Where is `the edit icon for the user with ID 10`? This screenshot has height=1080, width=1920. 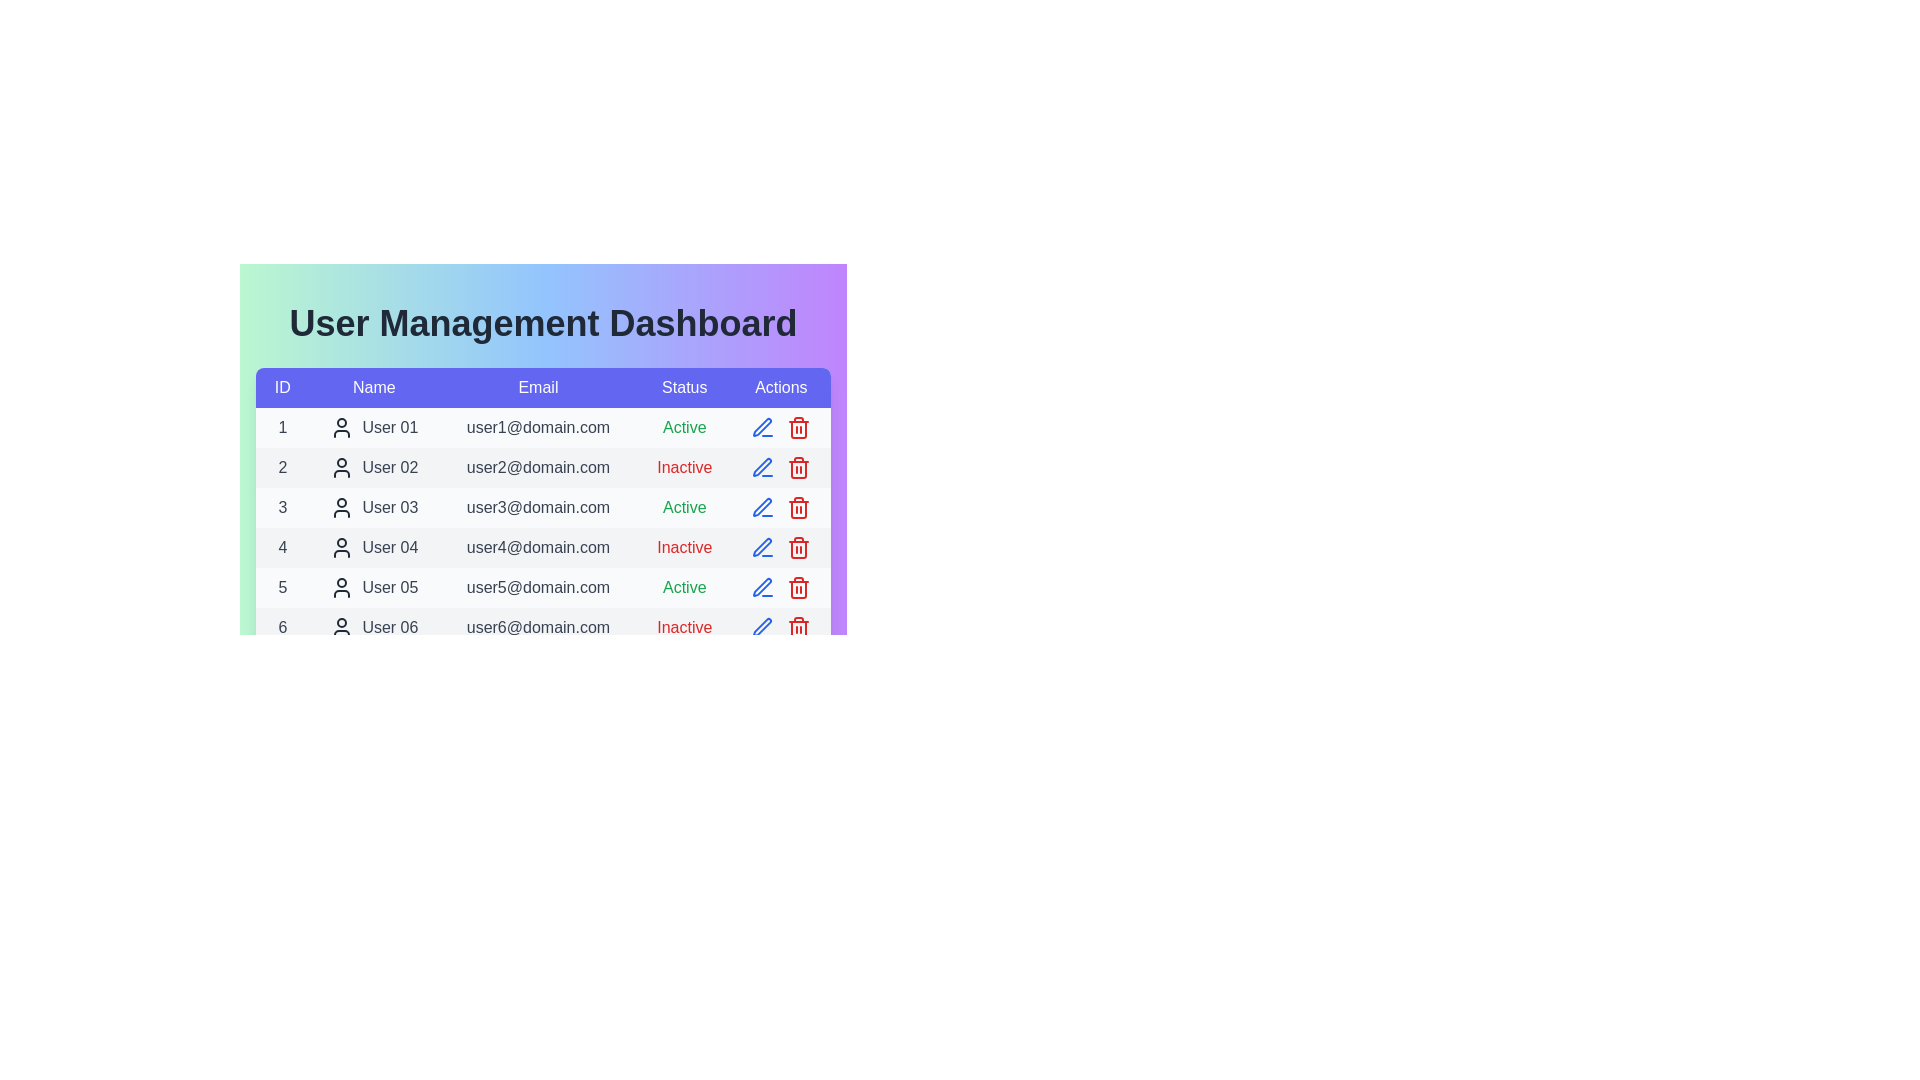 the edit icon for the user with ID 10 is located at coordinates (762, 786).